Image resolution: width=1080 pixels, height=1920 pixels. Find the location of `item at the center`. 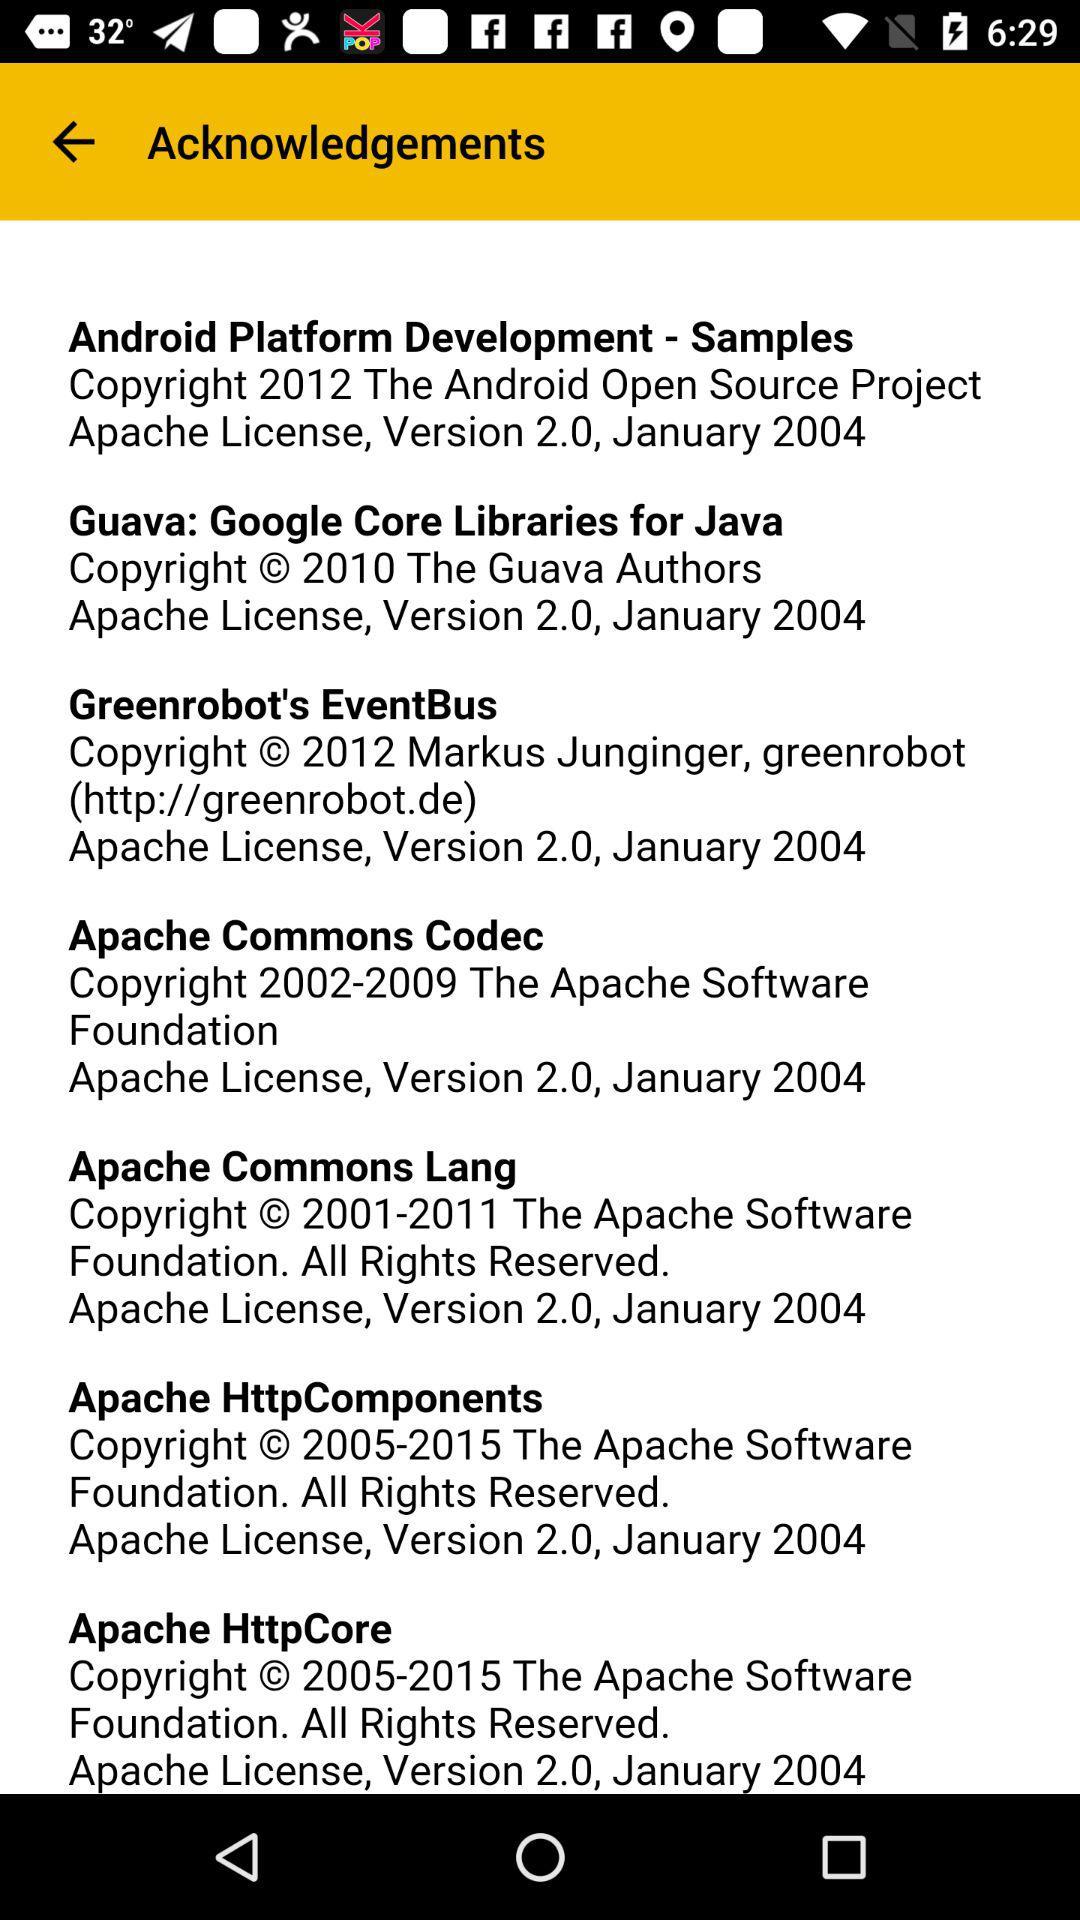

item at the center is located at coordinates (540, 1007).